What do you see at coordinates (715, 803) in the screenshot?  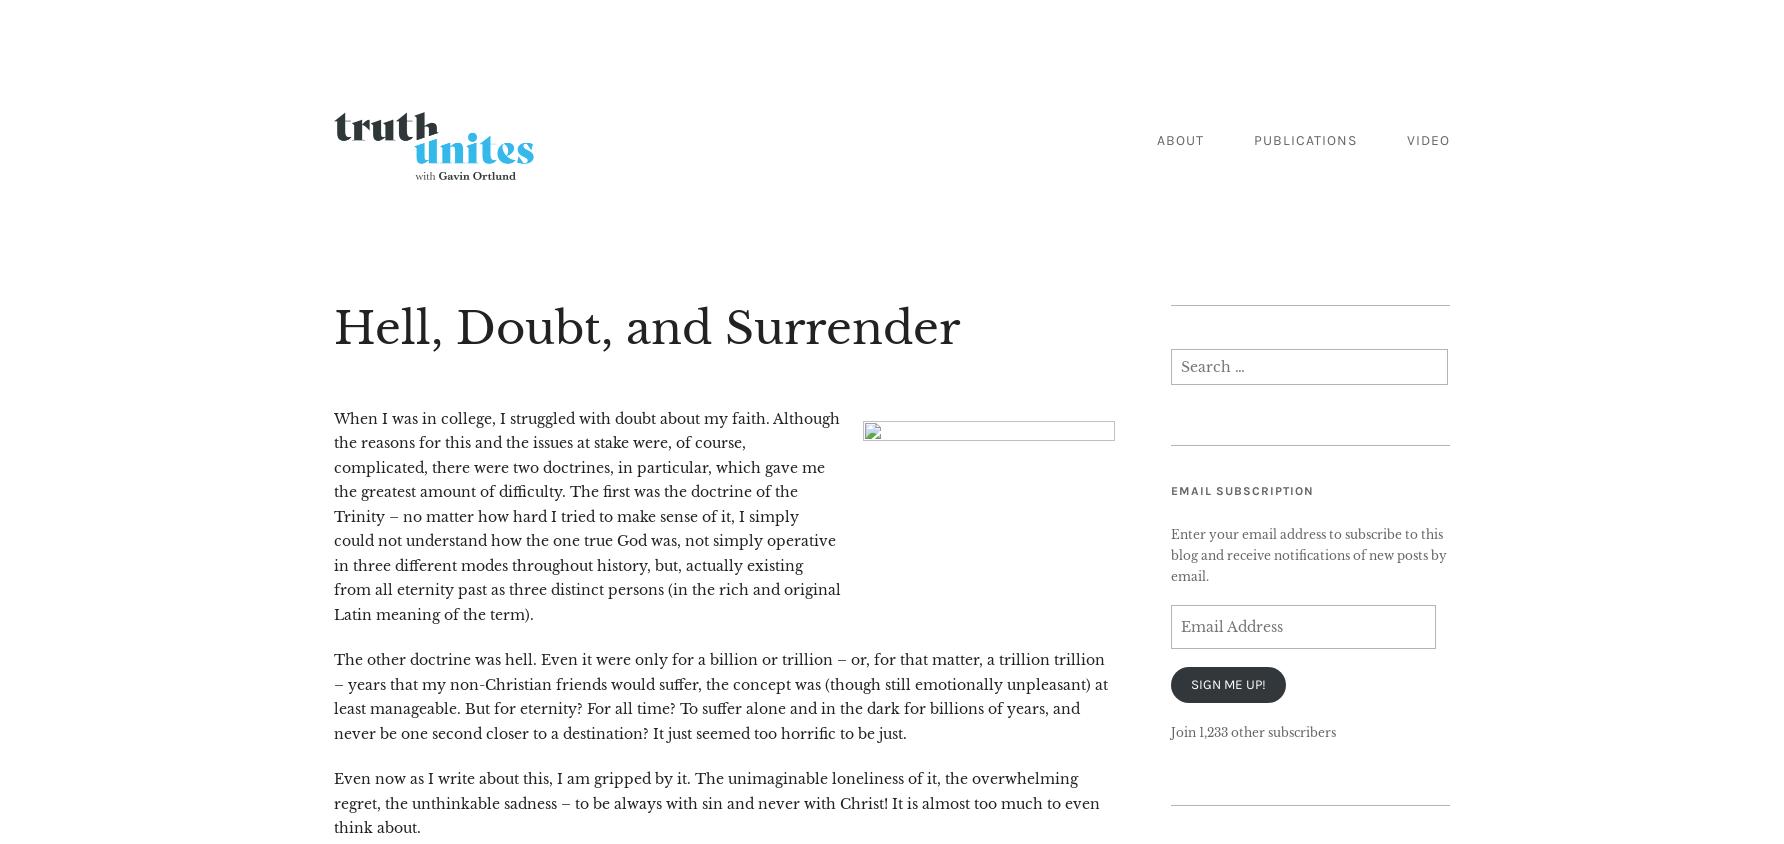 I see `'Even now as I write about this, I am gripped by it. The unimaginable loneliness of it, the overwhelming regret, the unthinkable sadness – to be always with sin and never with Christ! It is almost too much to even think about.'` at bounding box center [715, 803].